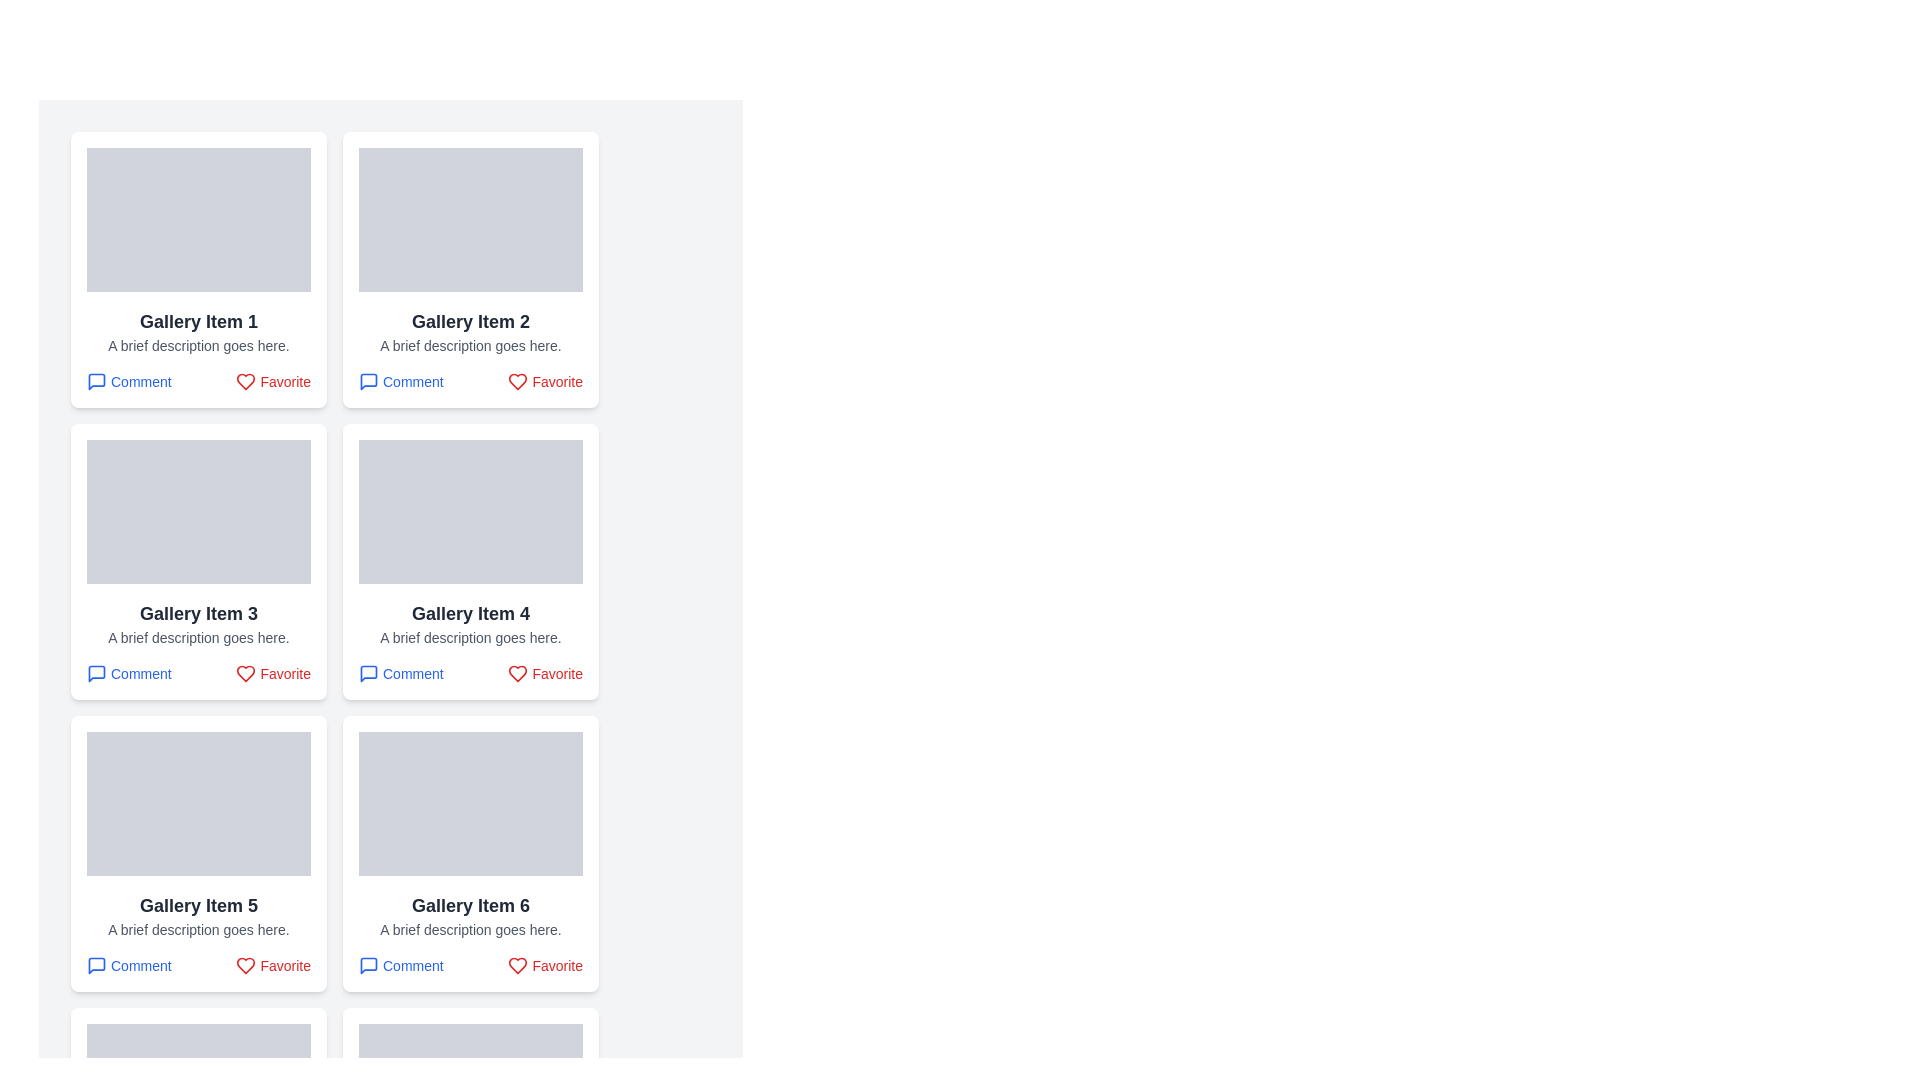 The width and height of the screenshot is (1920, 1080). I want to click on the speech bubble icon associated with the comment feature for Gallery Item 1, located to the left of the 'Comment' text label, so click(95, 381).